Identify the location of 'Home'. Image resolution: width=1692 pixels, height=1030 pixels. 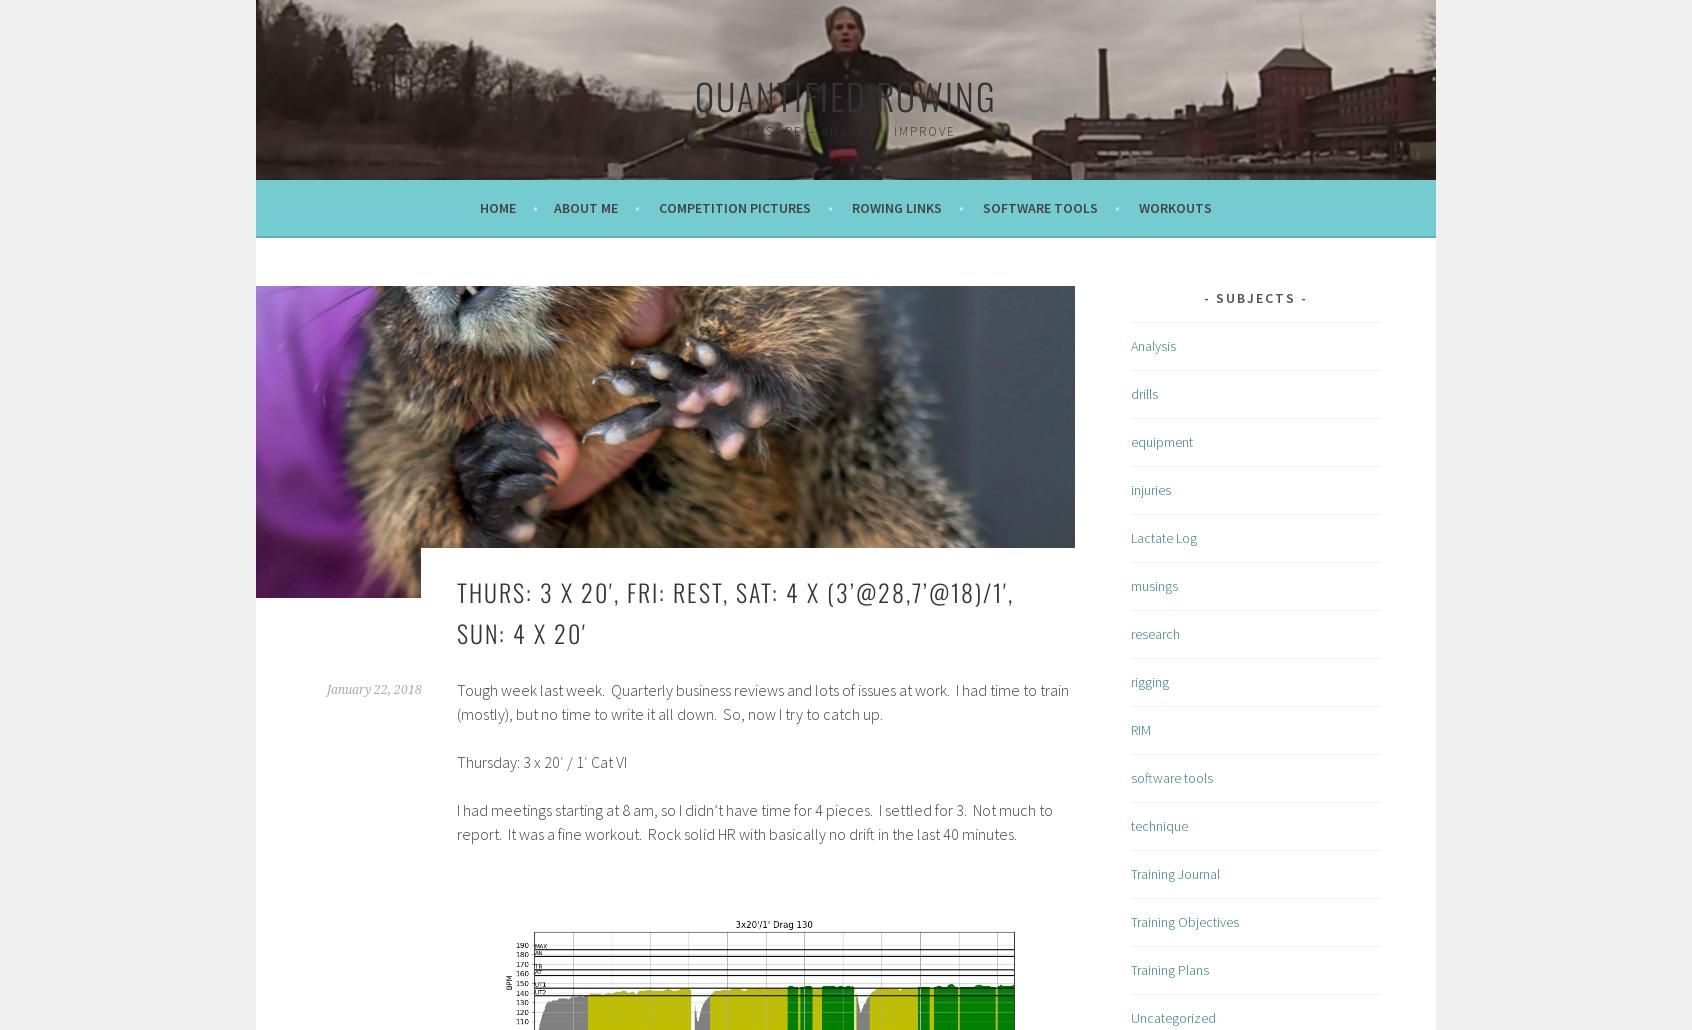
(497, 207).